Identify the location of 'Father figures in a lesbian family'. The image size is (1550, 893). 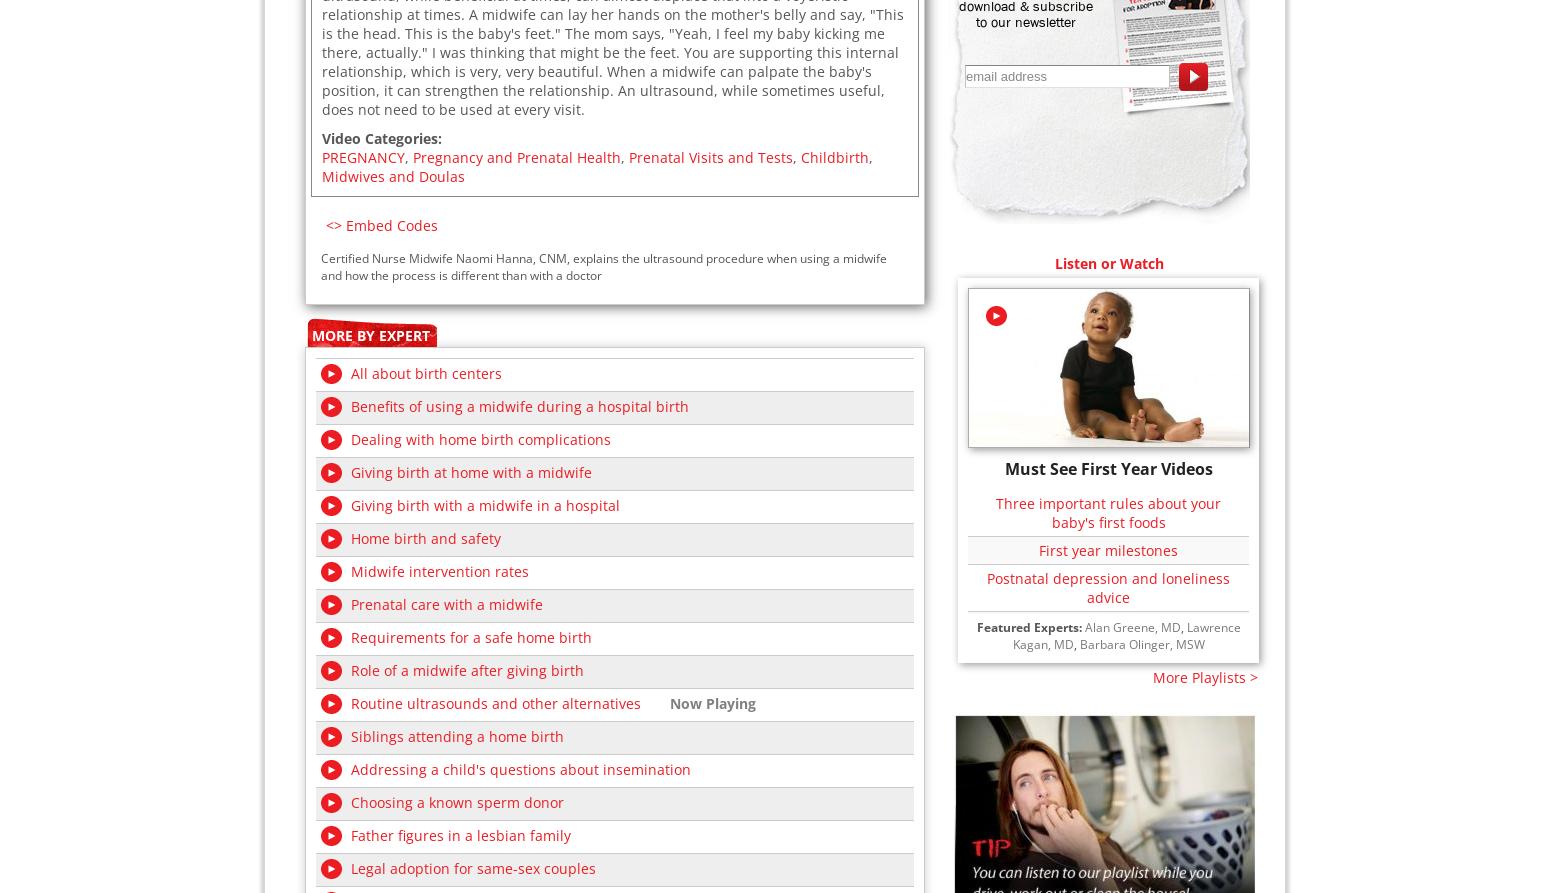
(460, 833).